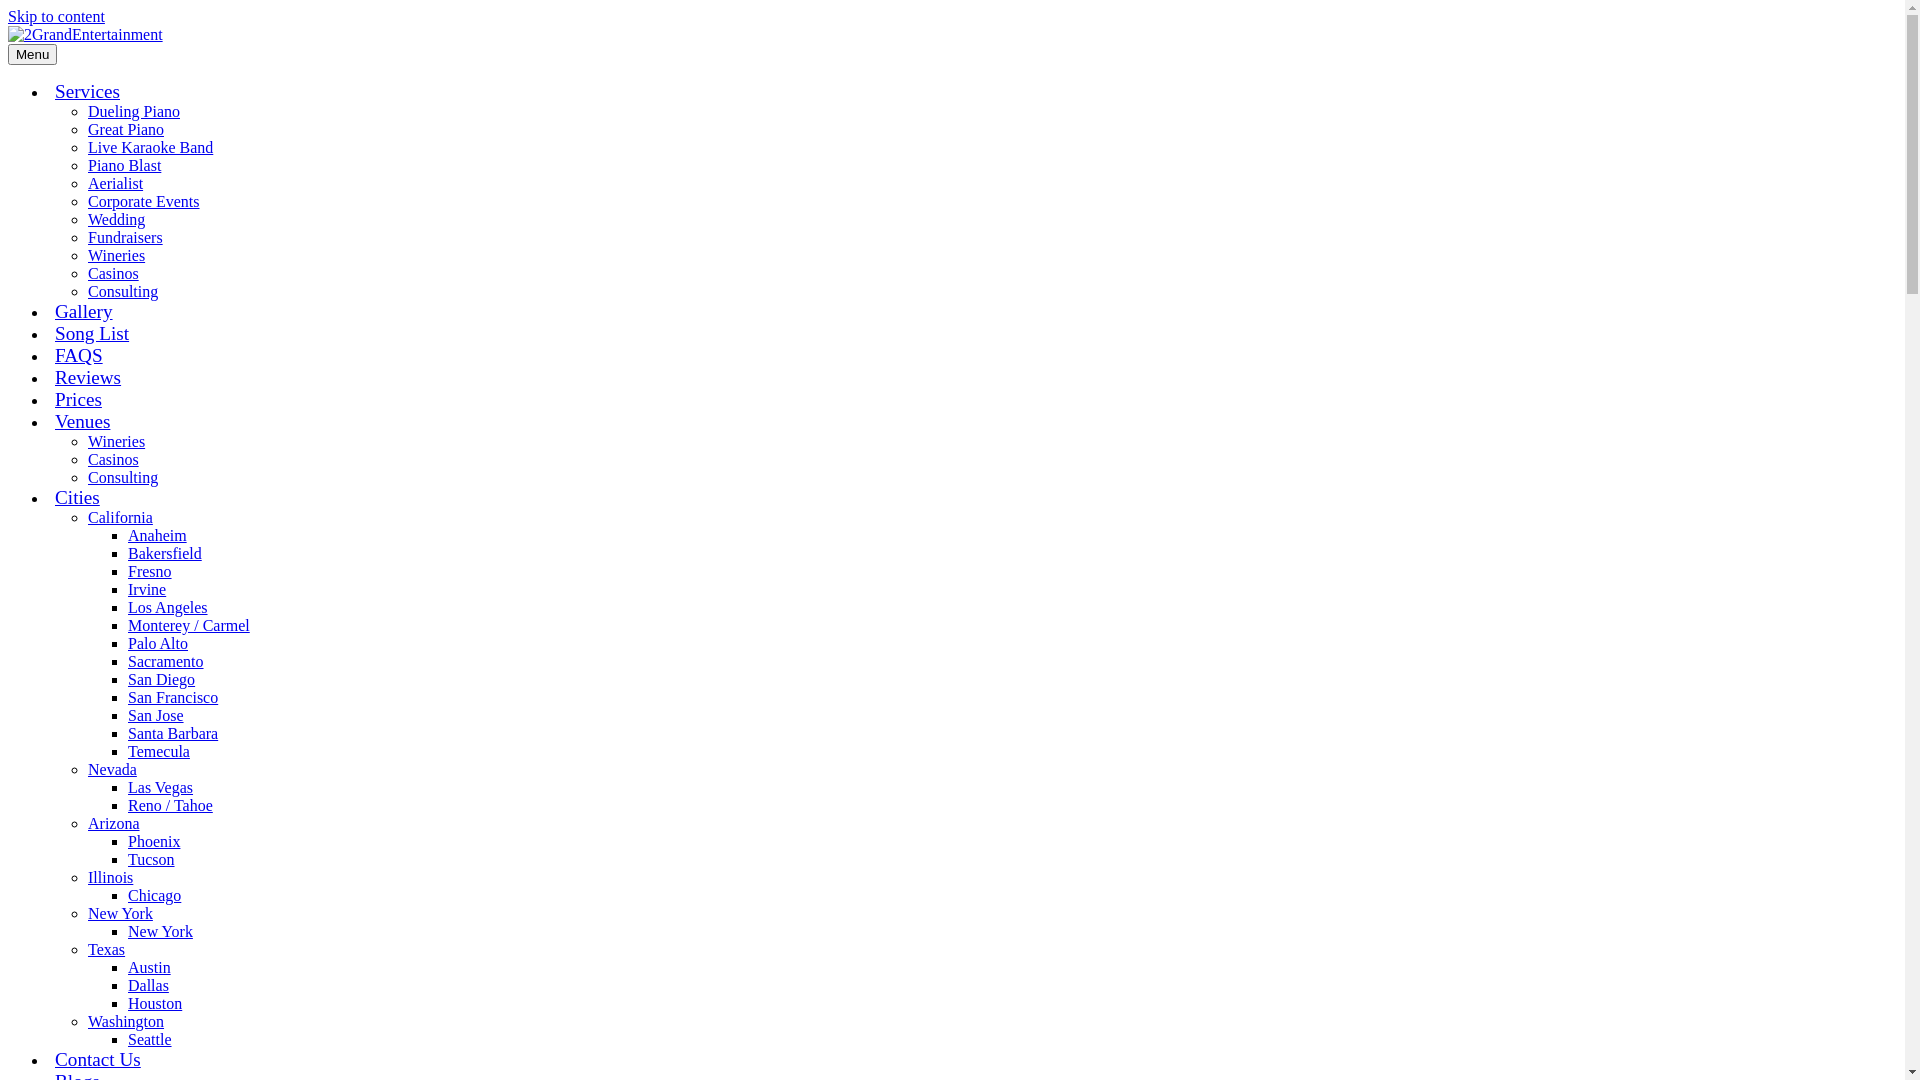 The image size is (1920, 1080). What do you see at coordinates (82, 311) in the screenshot?
I see `'Gallery'` at bounding box center [82, 311].